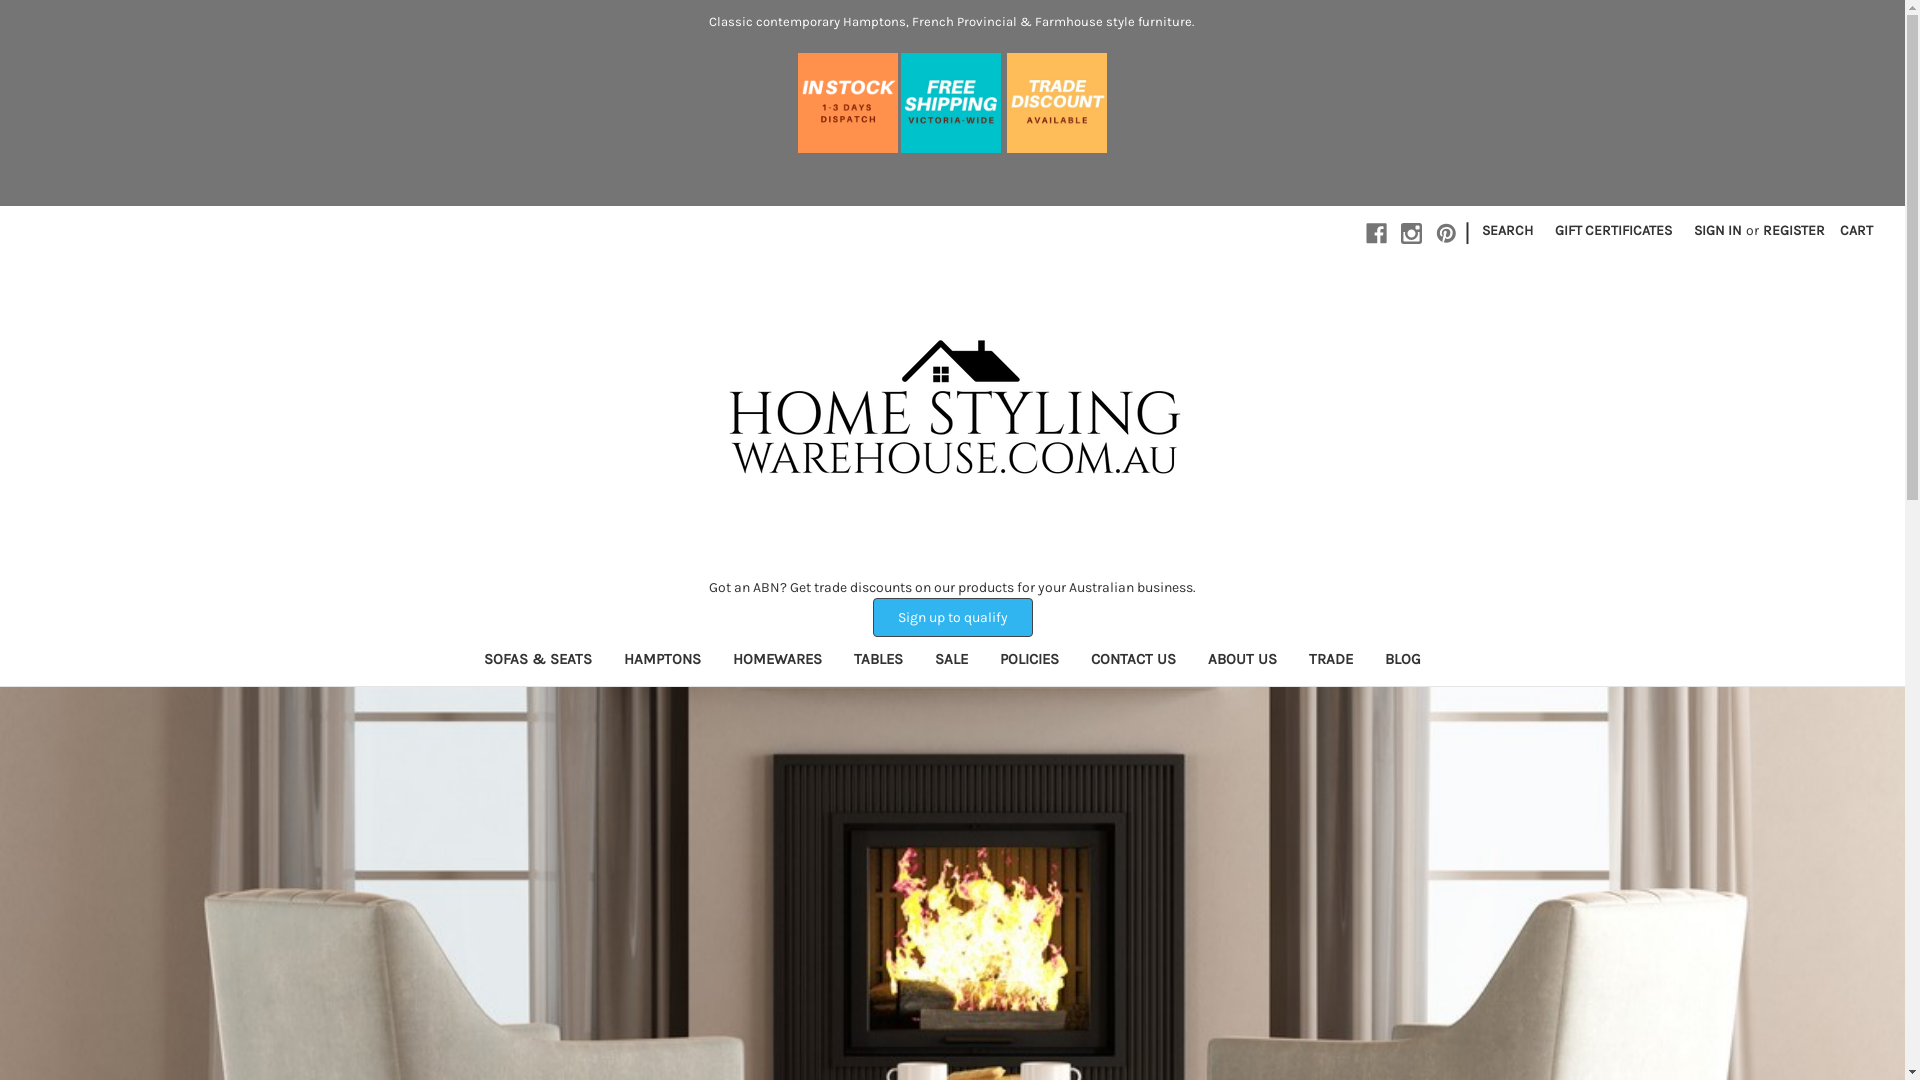 Image resolution: width=1920 pixels, height=1080 pixels. Describe the element at coordinates (949, 103) in the screenshot. I see `'free-shipping-victoria-2.jpg'` at that location.